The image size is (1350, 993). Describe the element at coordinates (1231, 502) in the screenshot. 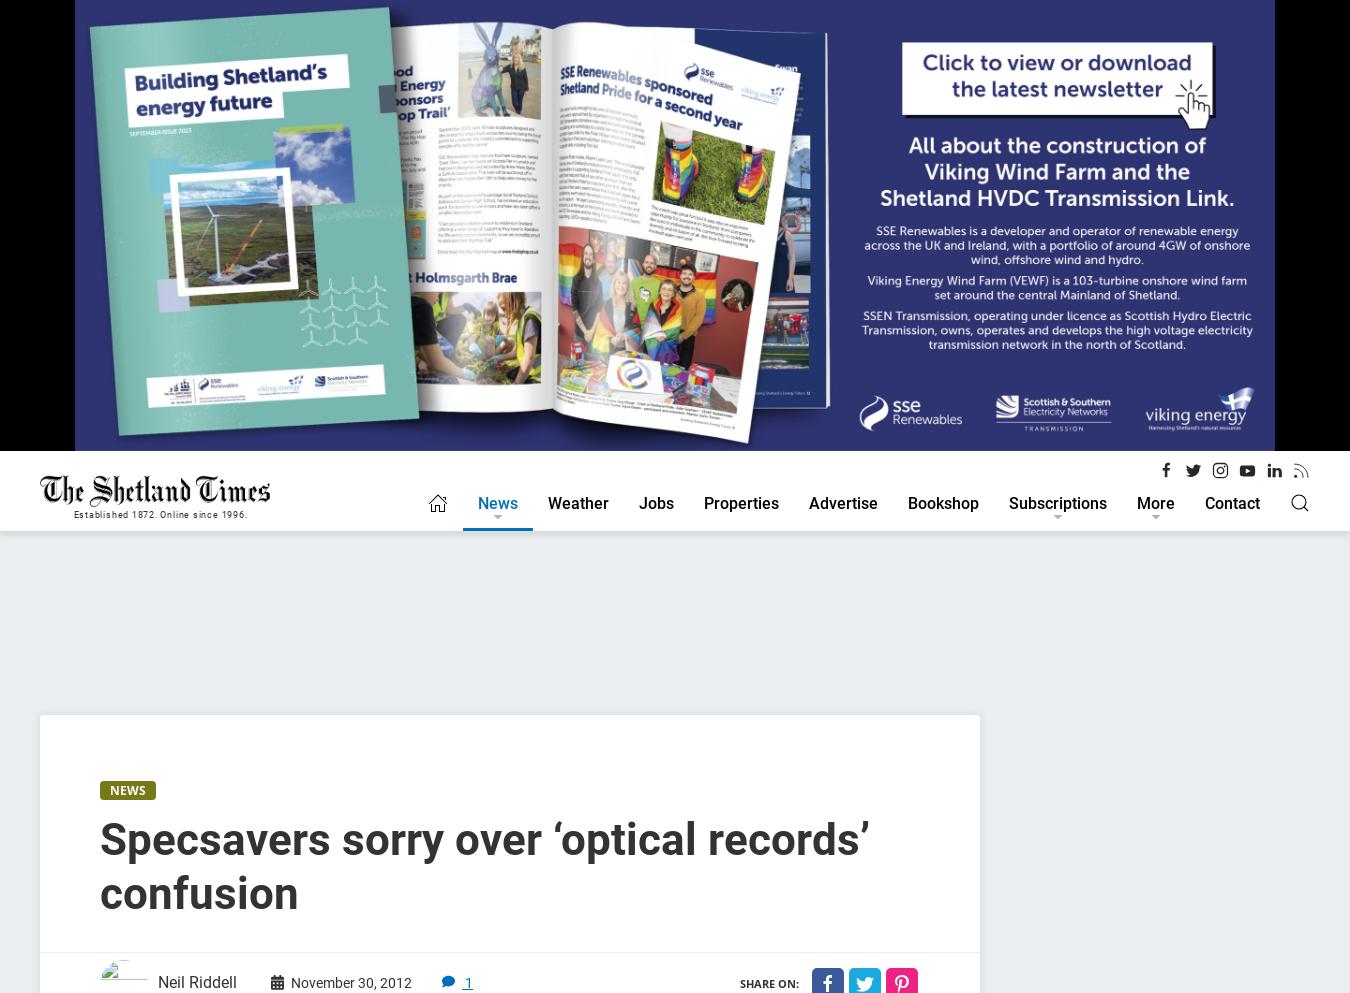

I see `'Contact'` at that location.